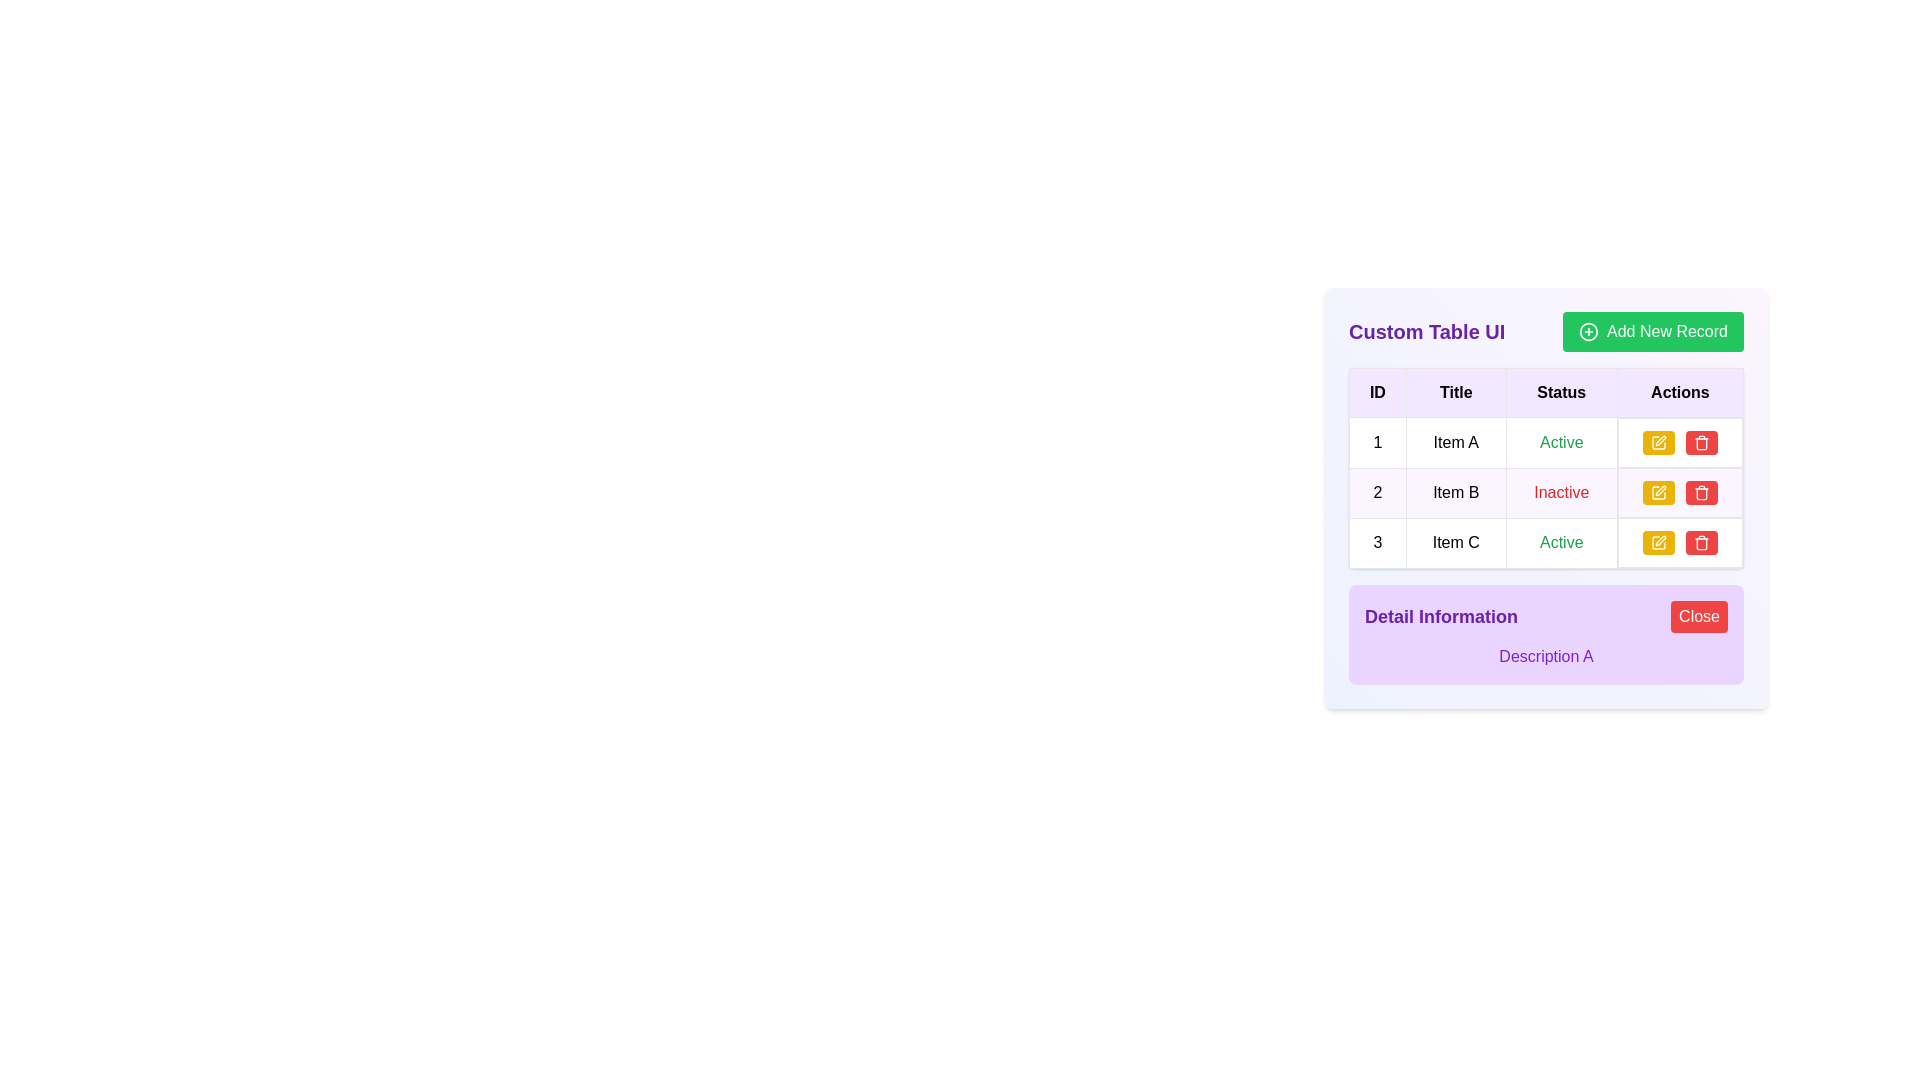  I want to click on the delete button (the third action button), so click(1701, 543).